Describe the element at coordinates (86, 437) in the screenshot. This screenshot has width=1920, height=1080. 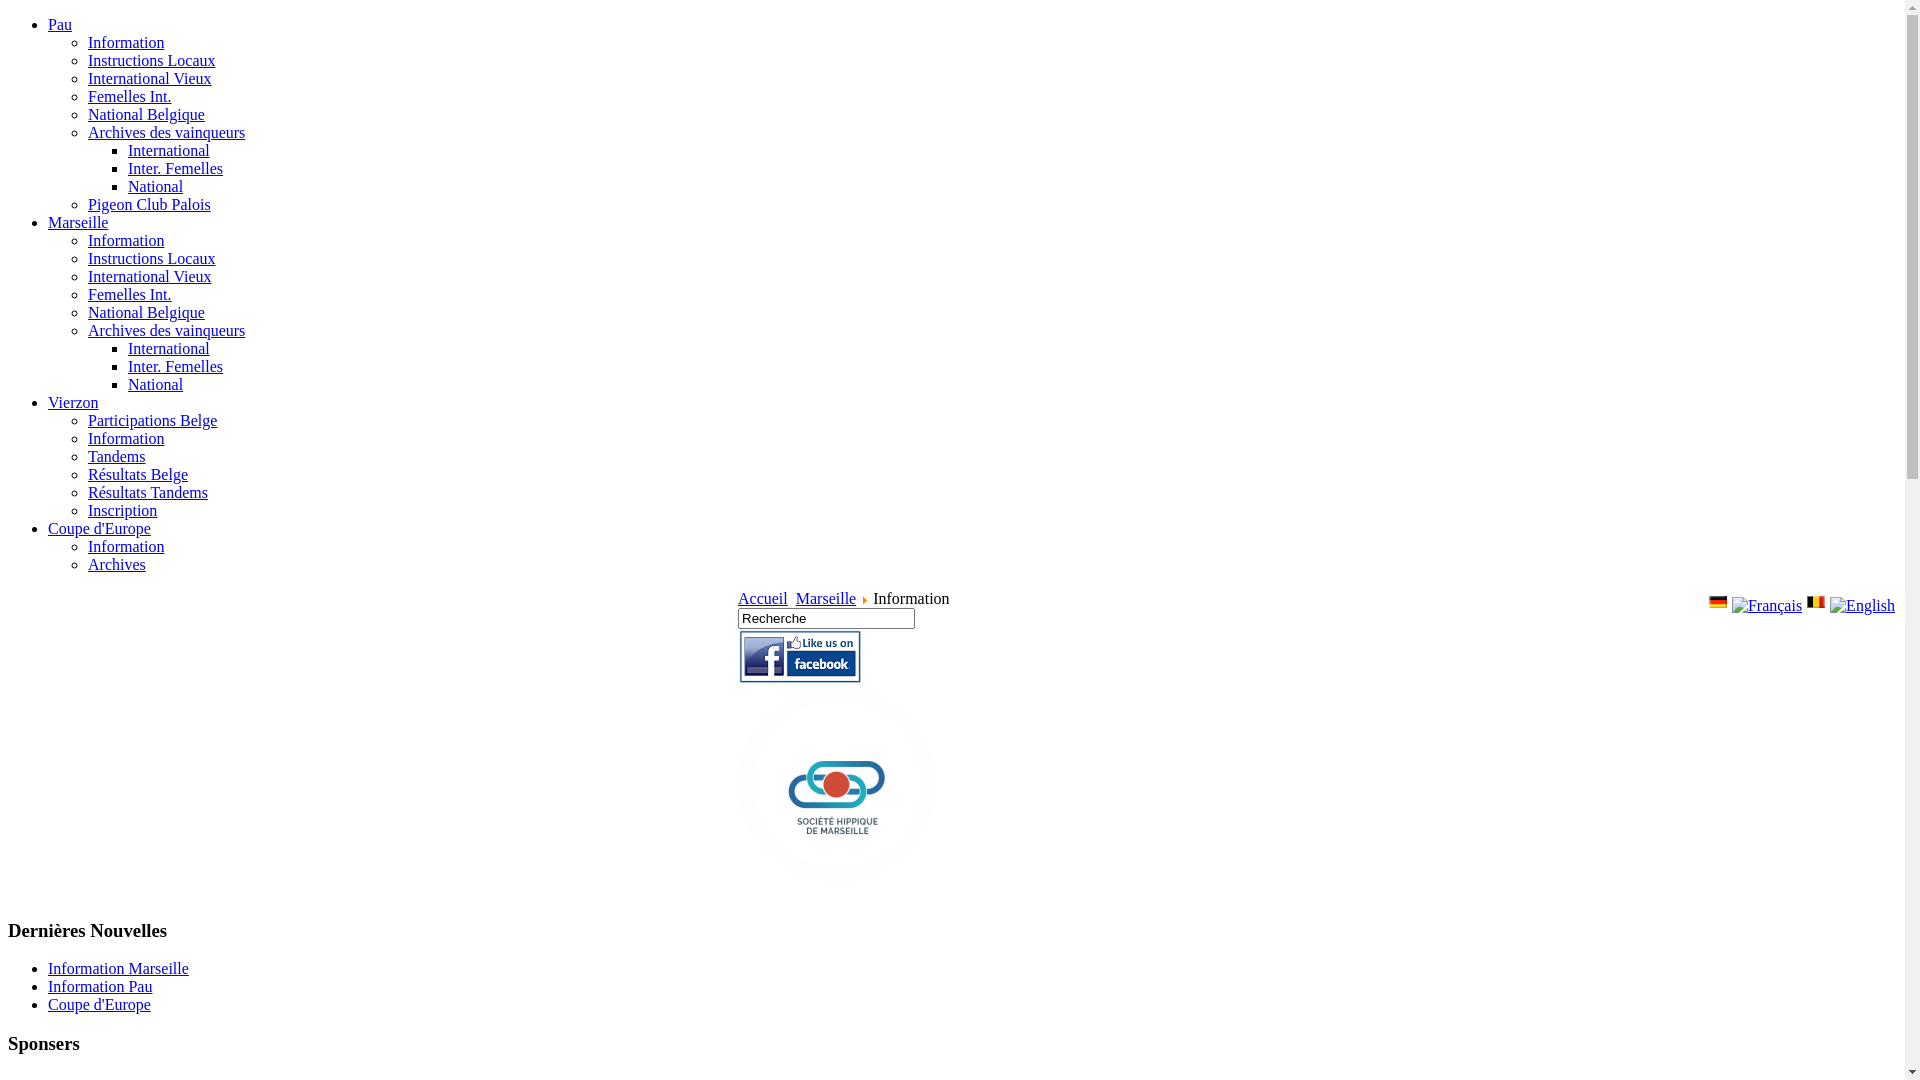
I see `'Information'` at that location.